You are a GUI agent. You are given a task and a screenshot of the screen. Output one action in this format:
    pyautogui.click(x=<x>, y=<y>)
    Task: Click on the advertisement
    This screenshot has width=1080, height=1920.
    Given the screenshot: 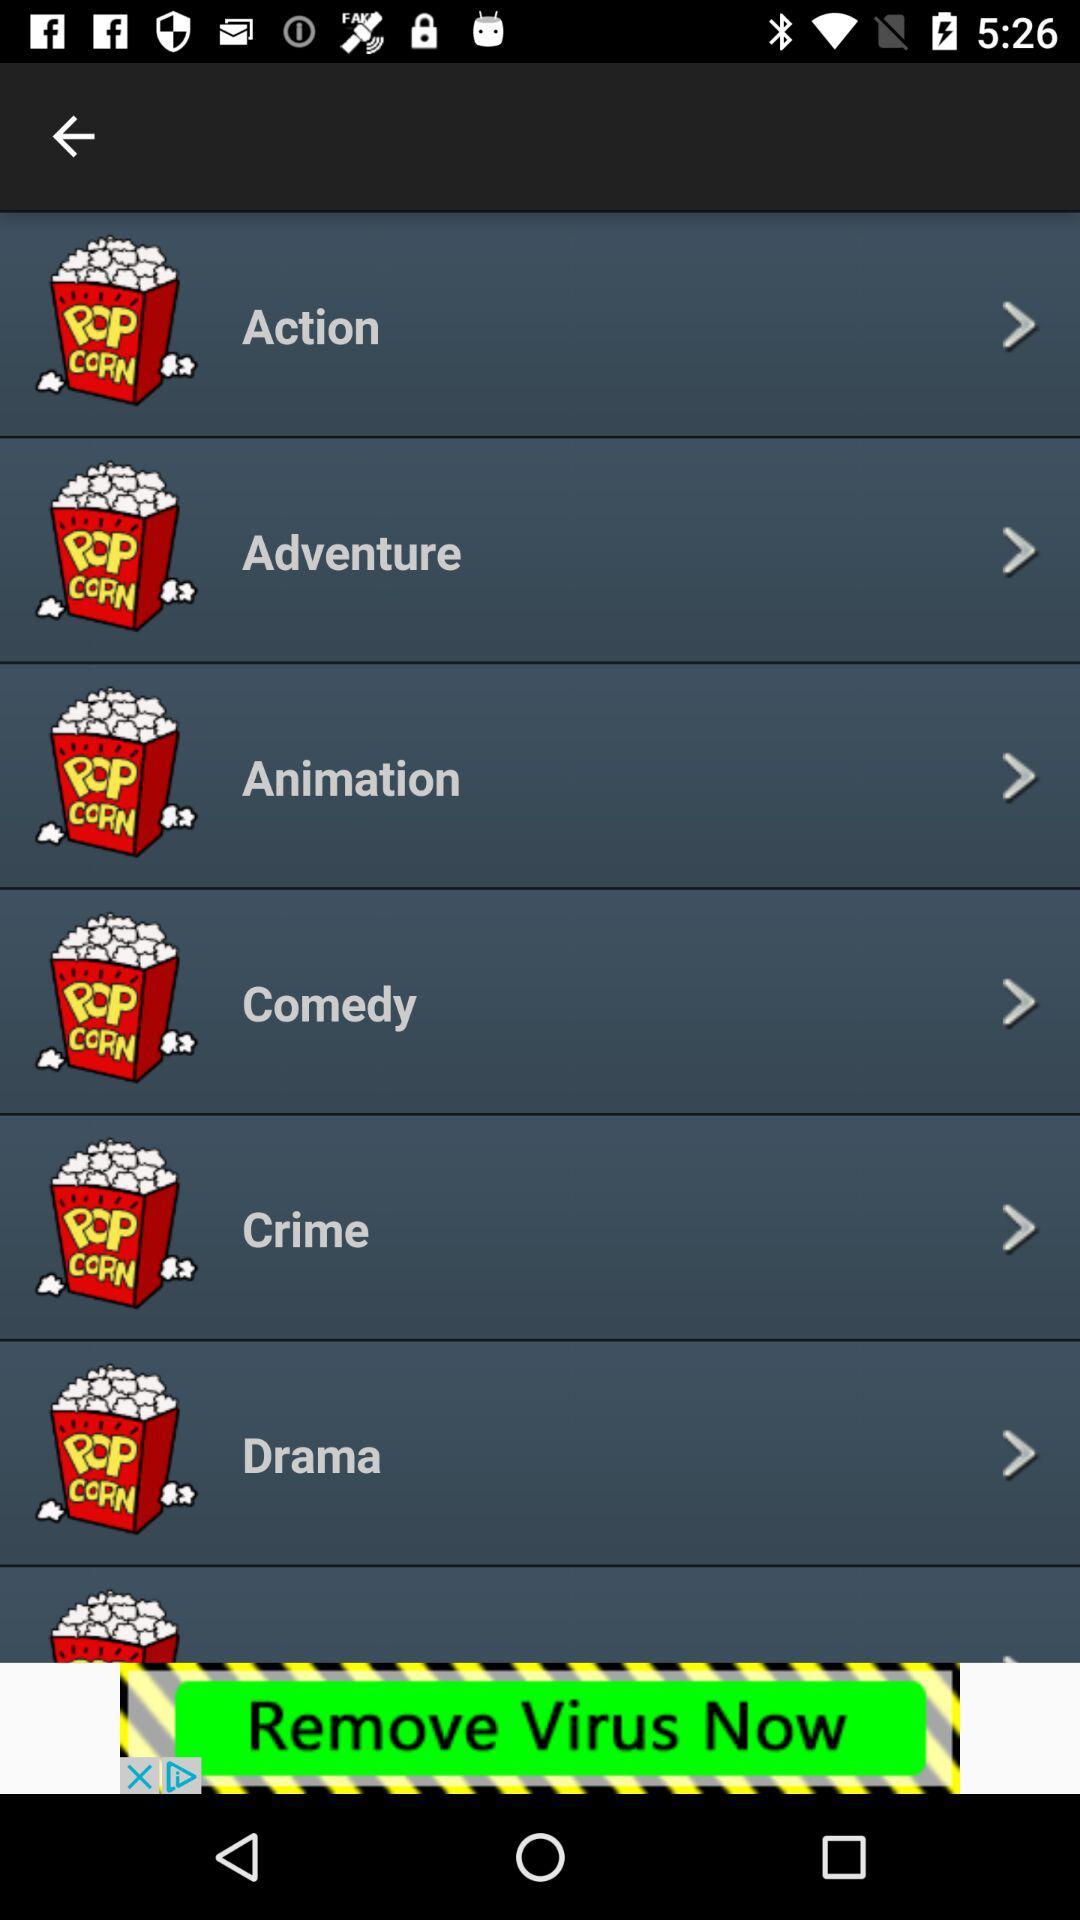 What is the action you would take?
    pyautogui.click(x=540, y=1727)
    